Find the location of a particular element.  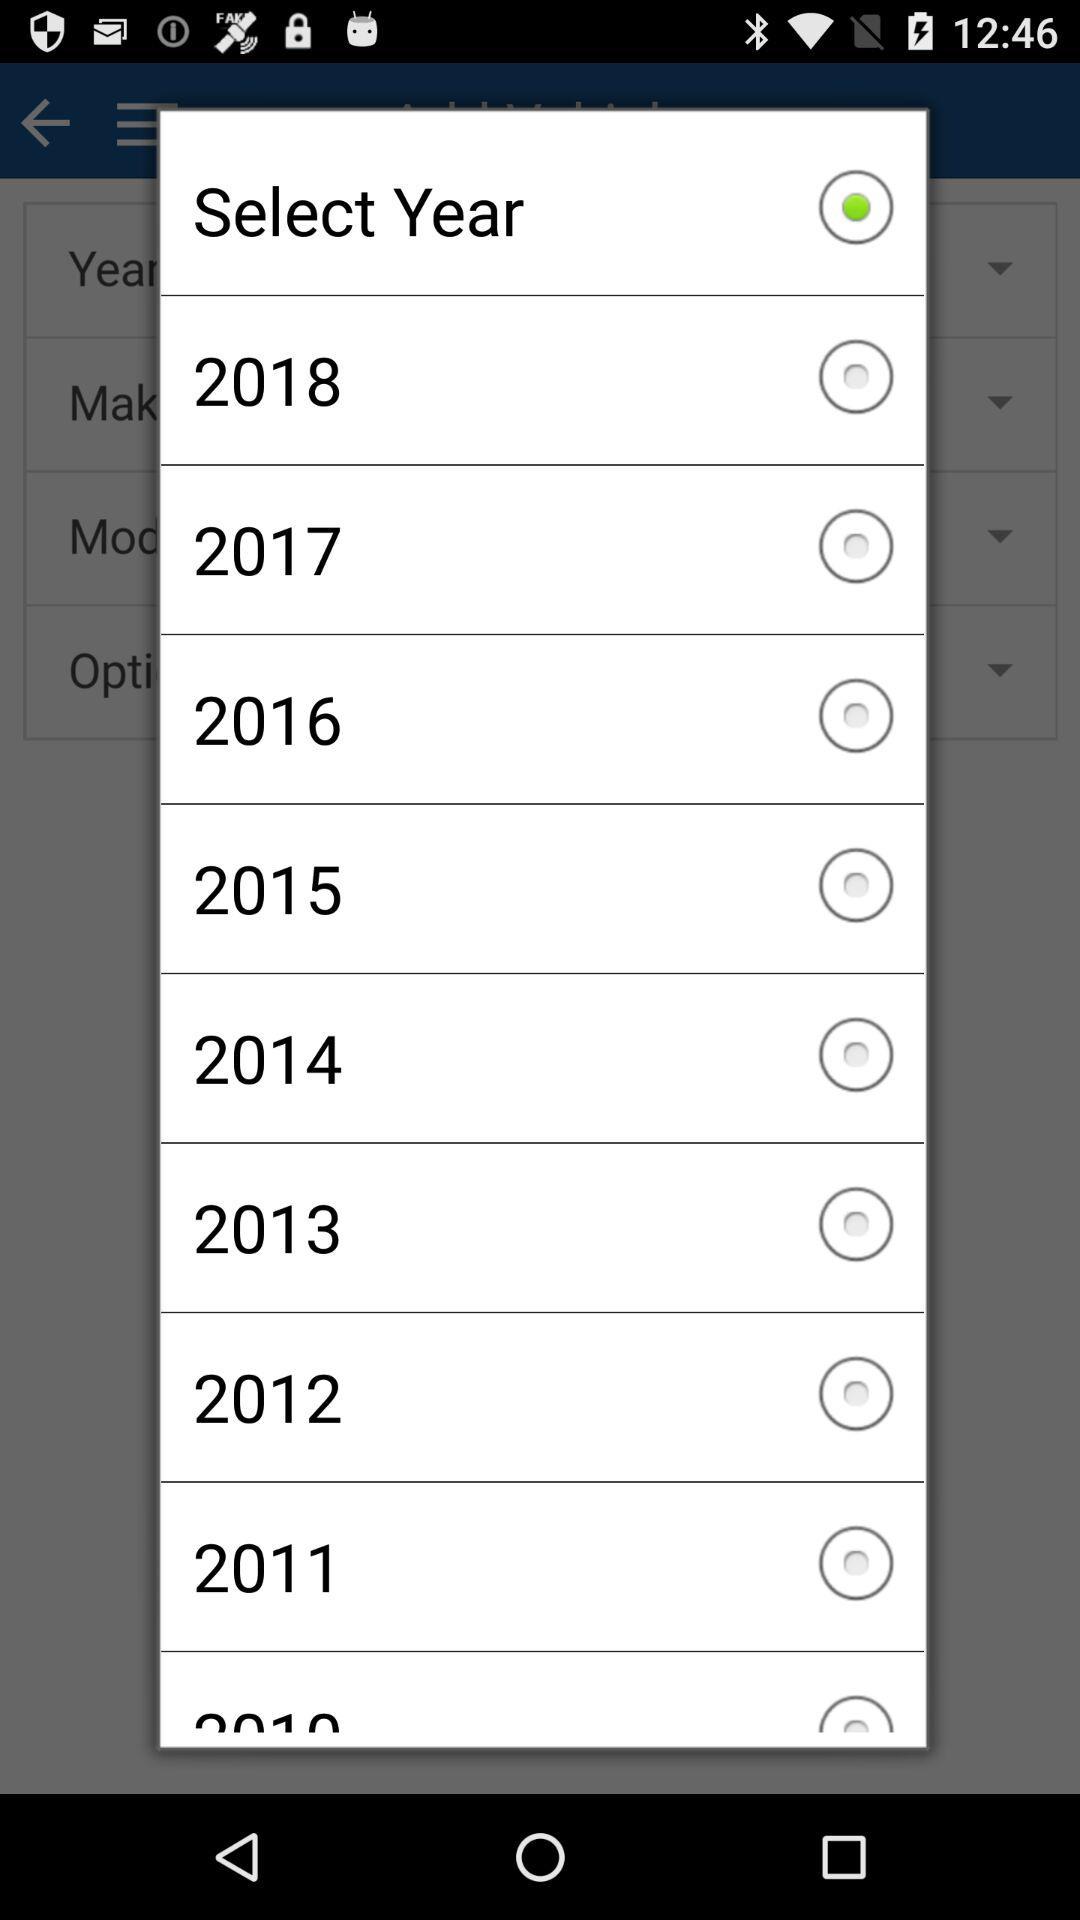

the checkbox below the select year item is located at coordinates (542, 380).